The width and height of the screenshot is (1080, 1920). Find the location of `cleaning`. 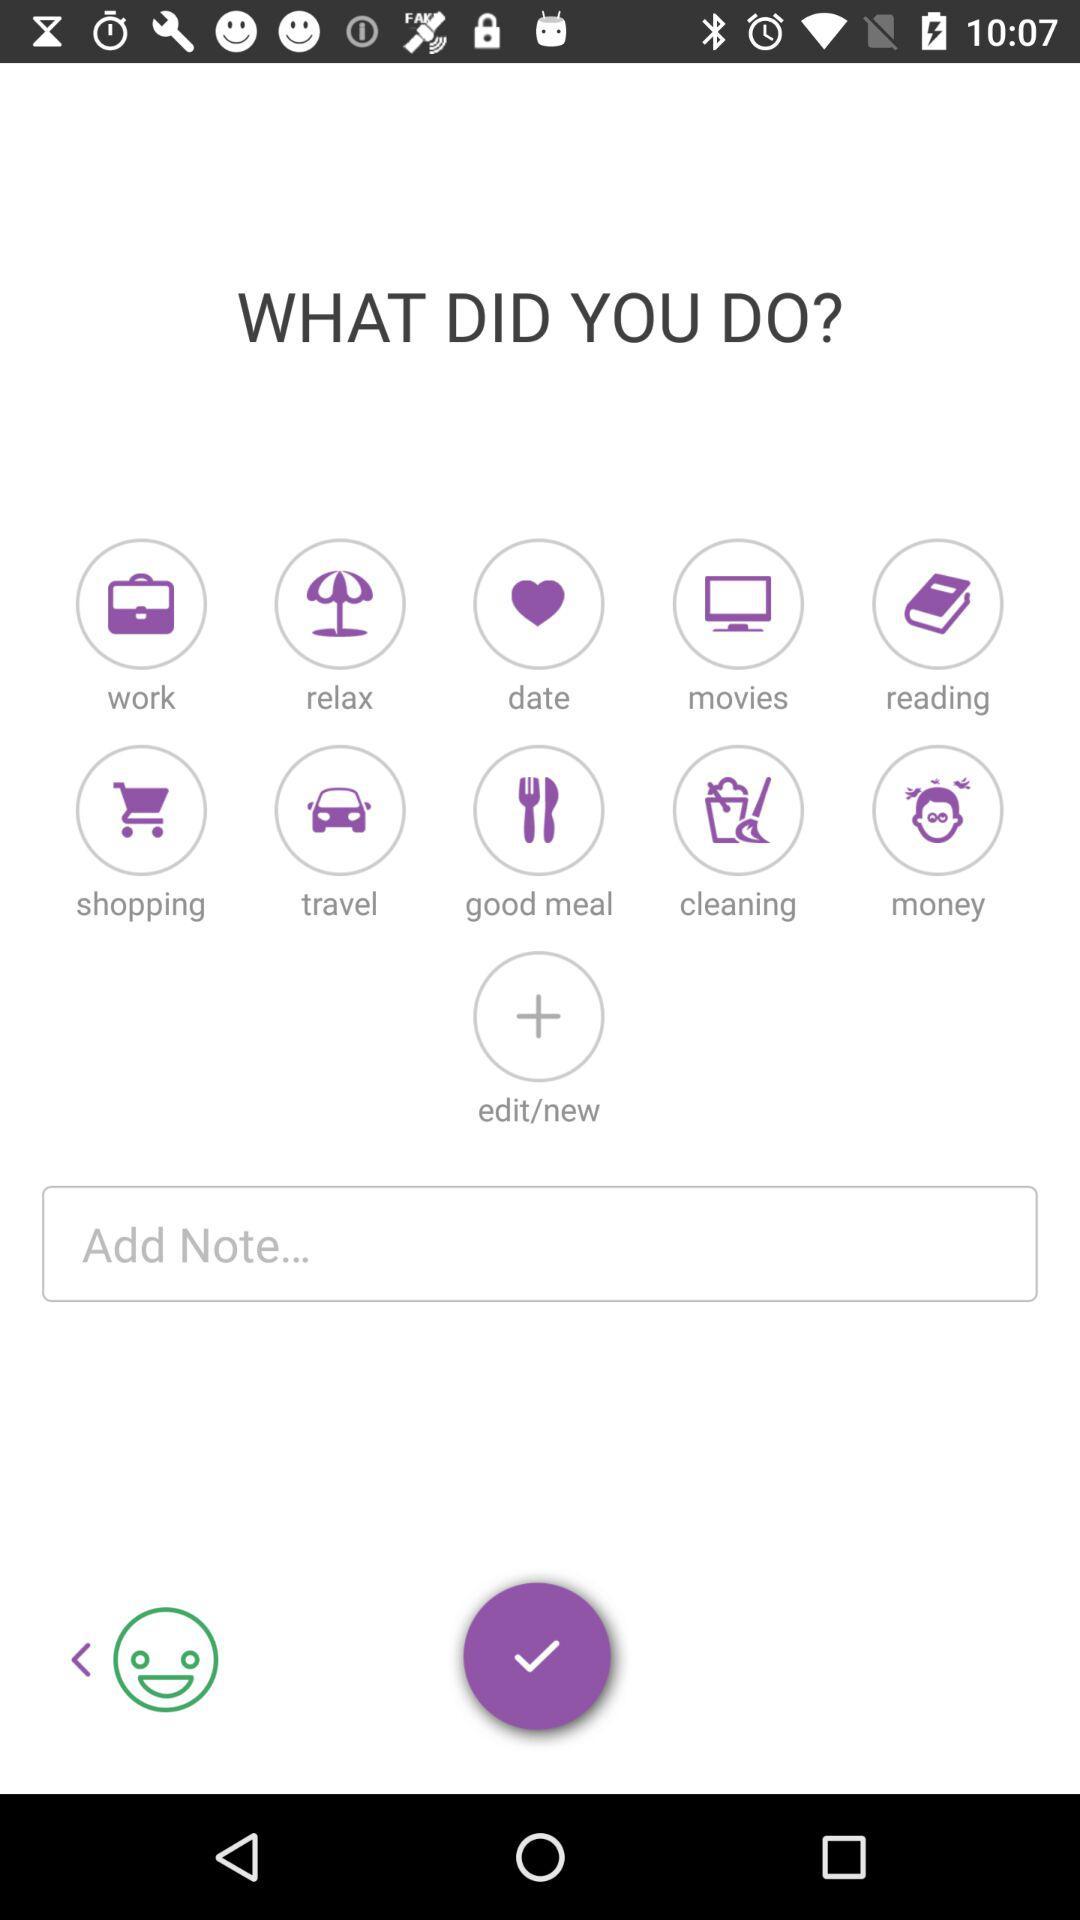

cleaning is located at coordinates (738, 810).